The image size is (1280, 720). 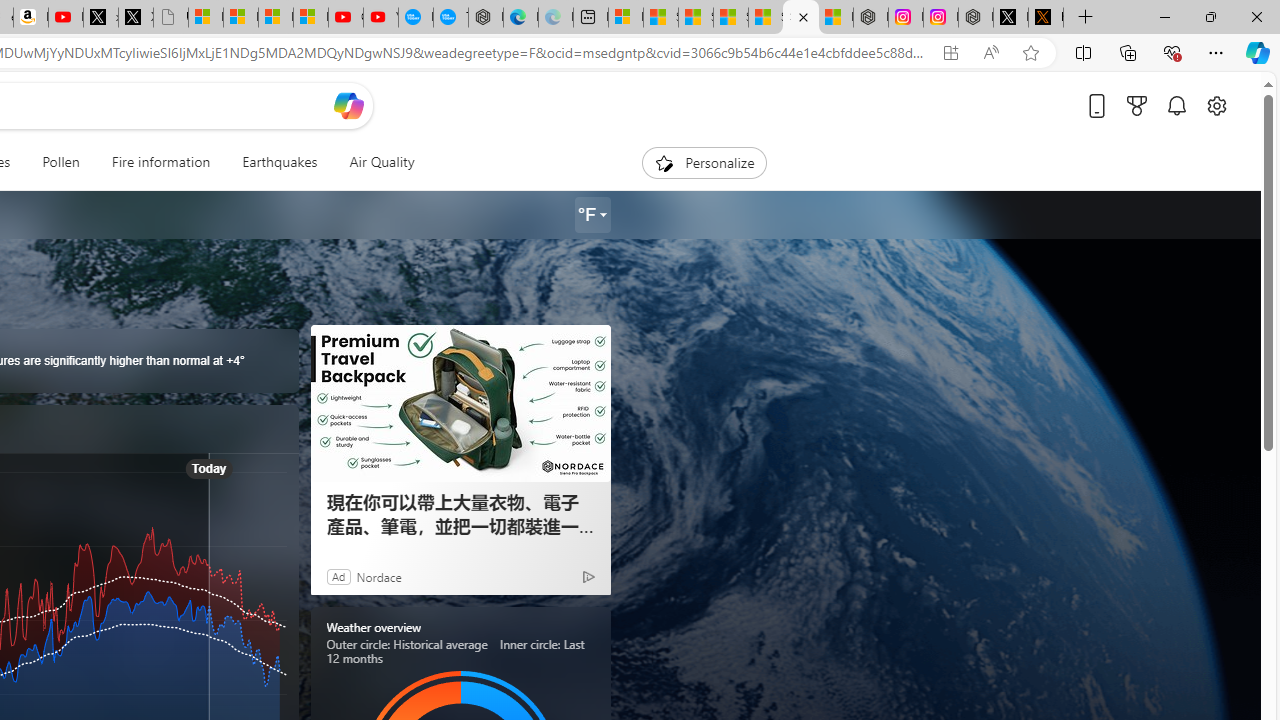 What do you see at coordinates (624, 17) in the screenshot?
I see `'Microsoft account | Microsoft Account Privacy Settings'` at bounding box center [624, 17].